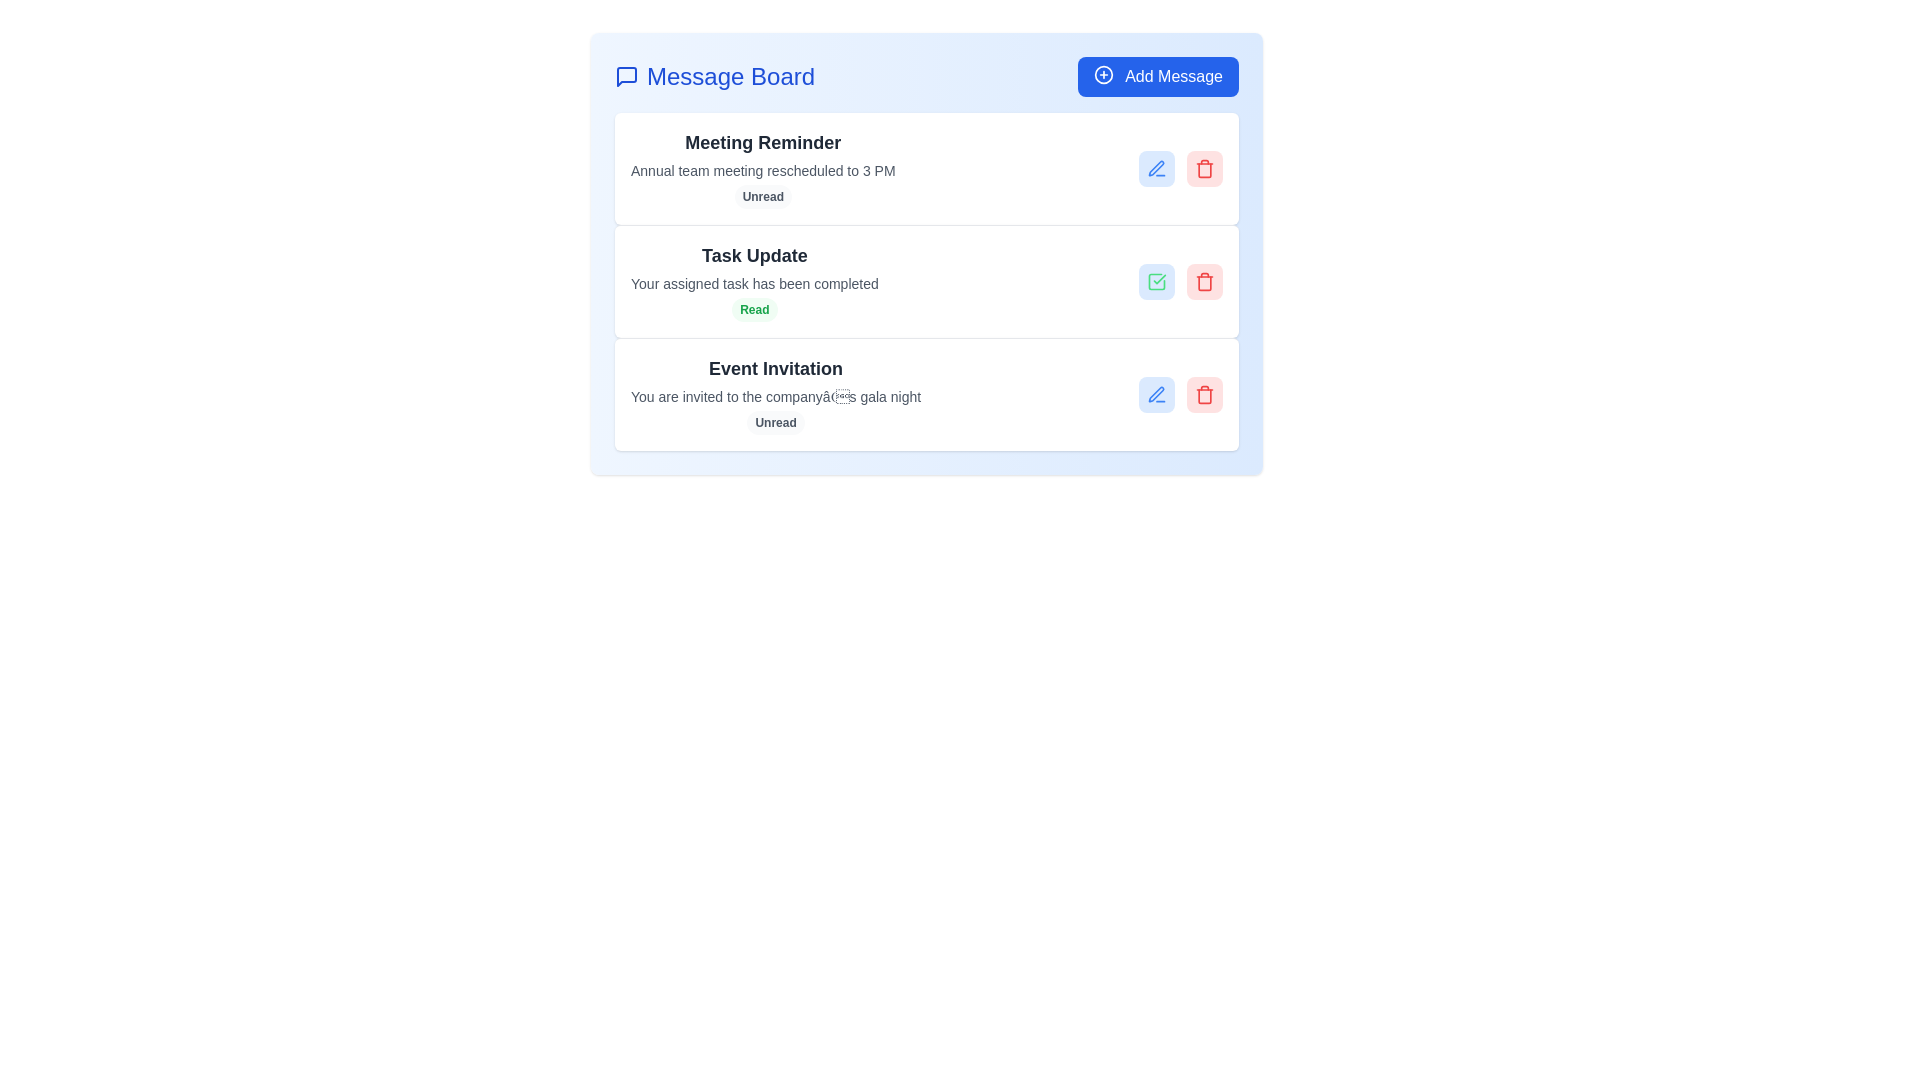 The image size is (1920, 1080). Describe the element at coordinates (1158, 76) in the screenshot. I see `the button at the top-right corner of the 'Message Board' section to initiate adding a new message` at that location.